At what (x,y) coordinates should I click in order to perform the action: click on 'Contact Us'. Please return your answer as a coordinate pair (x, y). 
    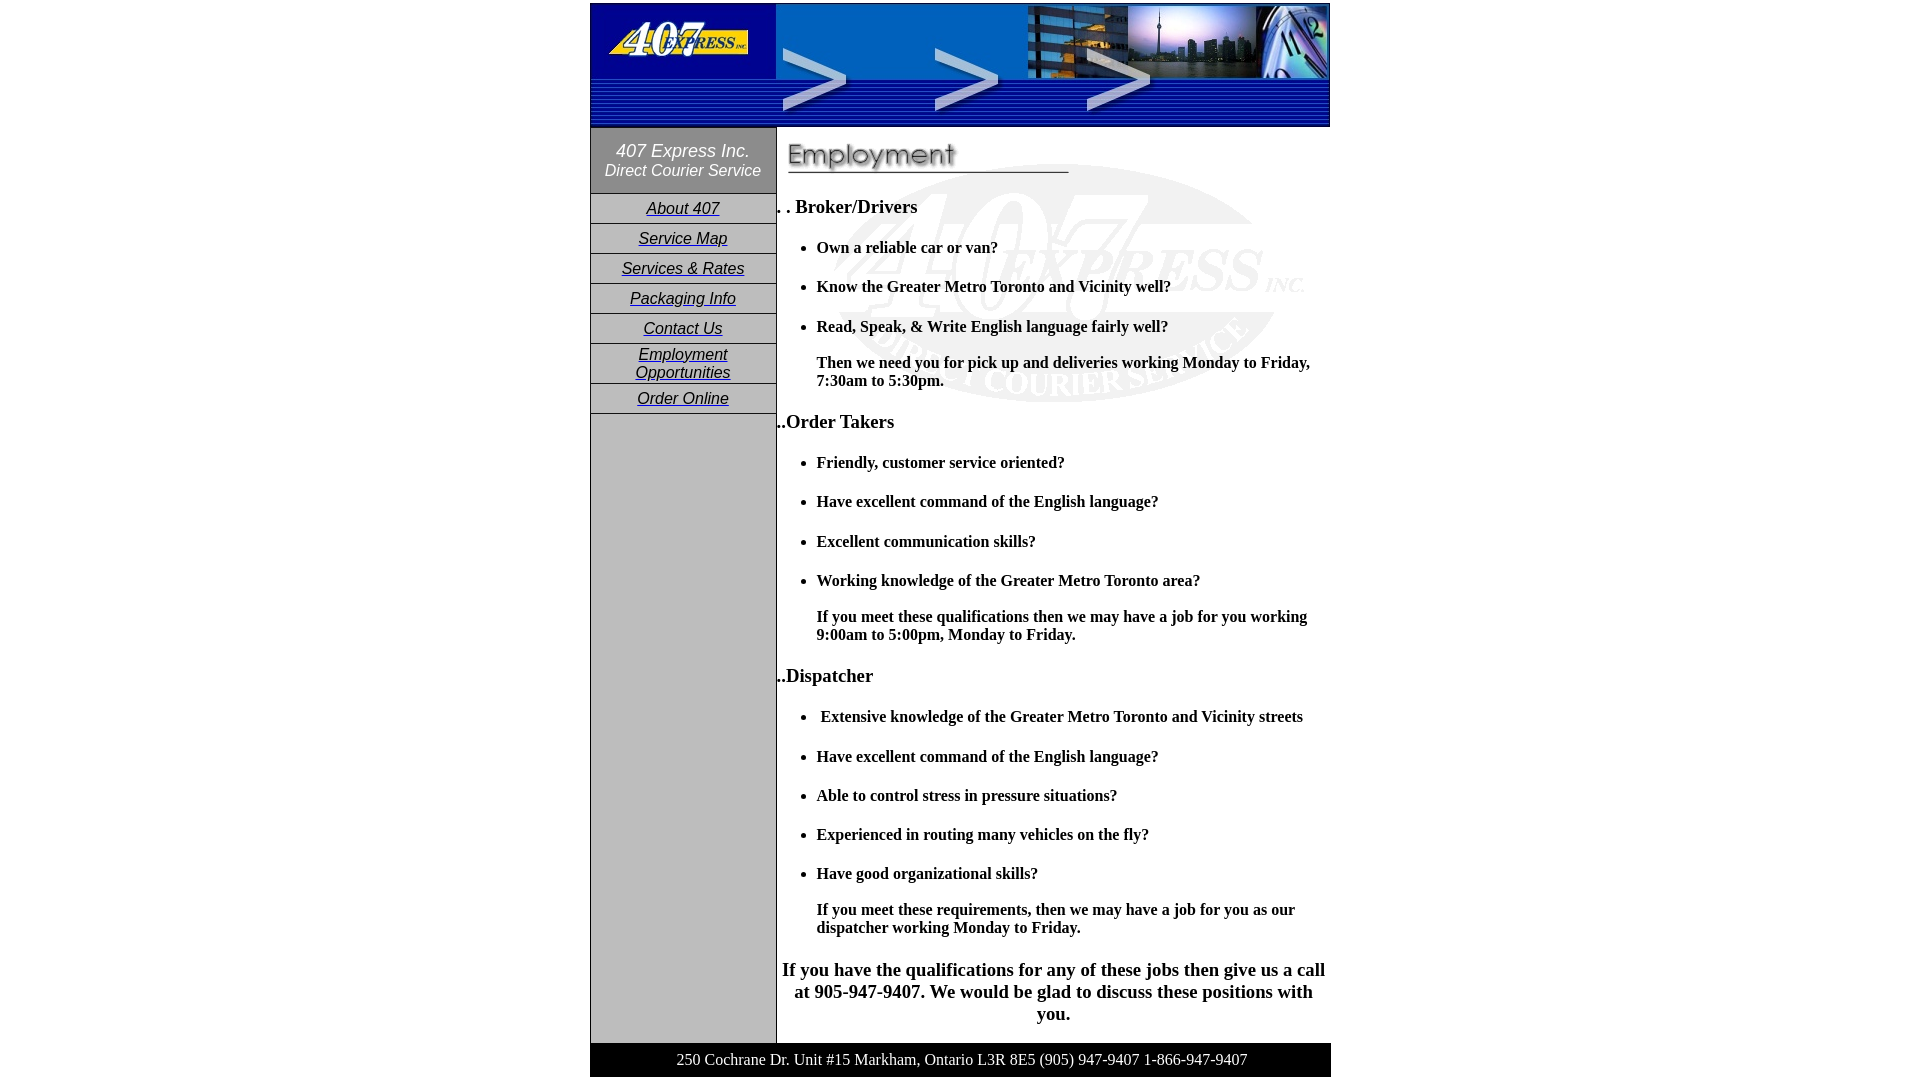
    Looking at the image, I should click on (682, 327).